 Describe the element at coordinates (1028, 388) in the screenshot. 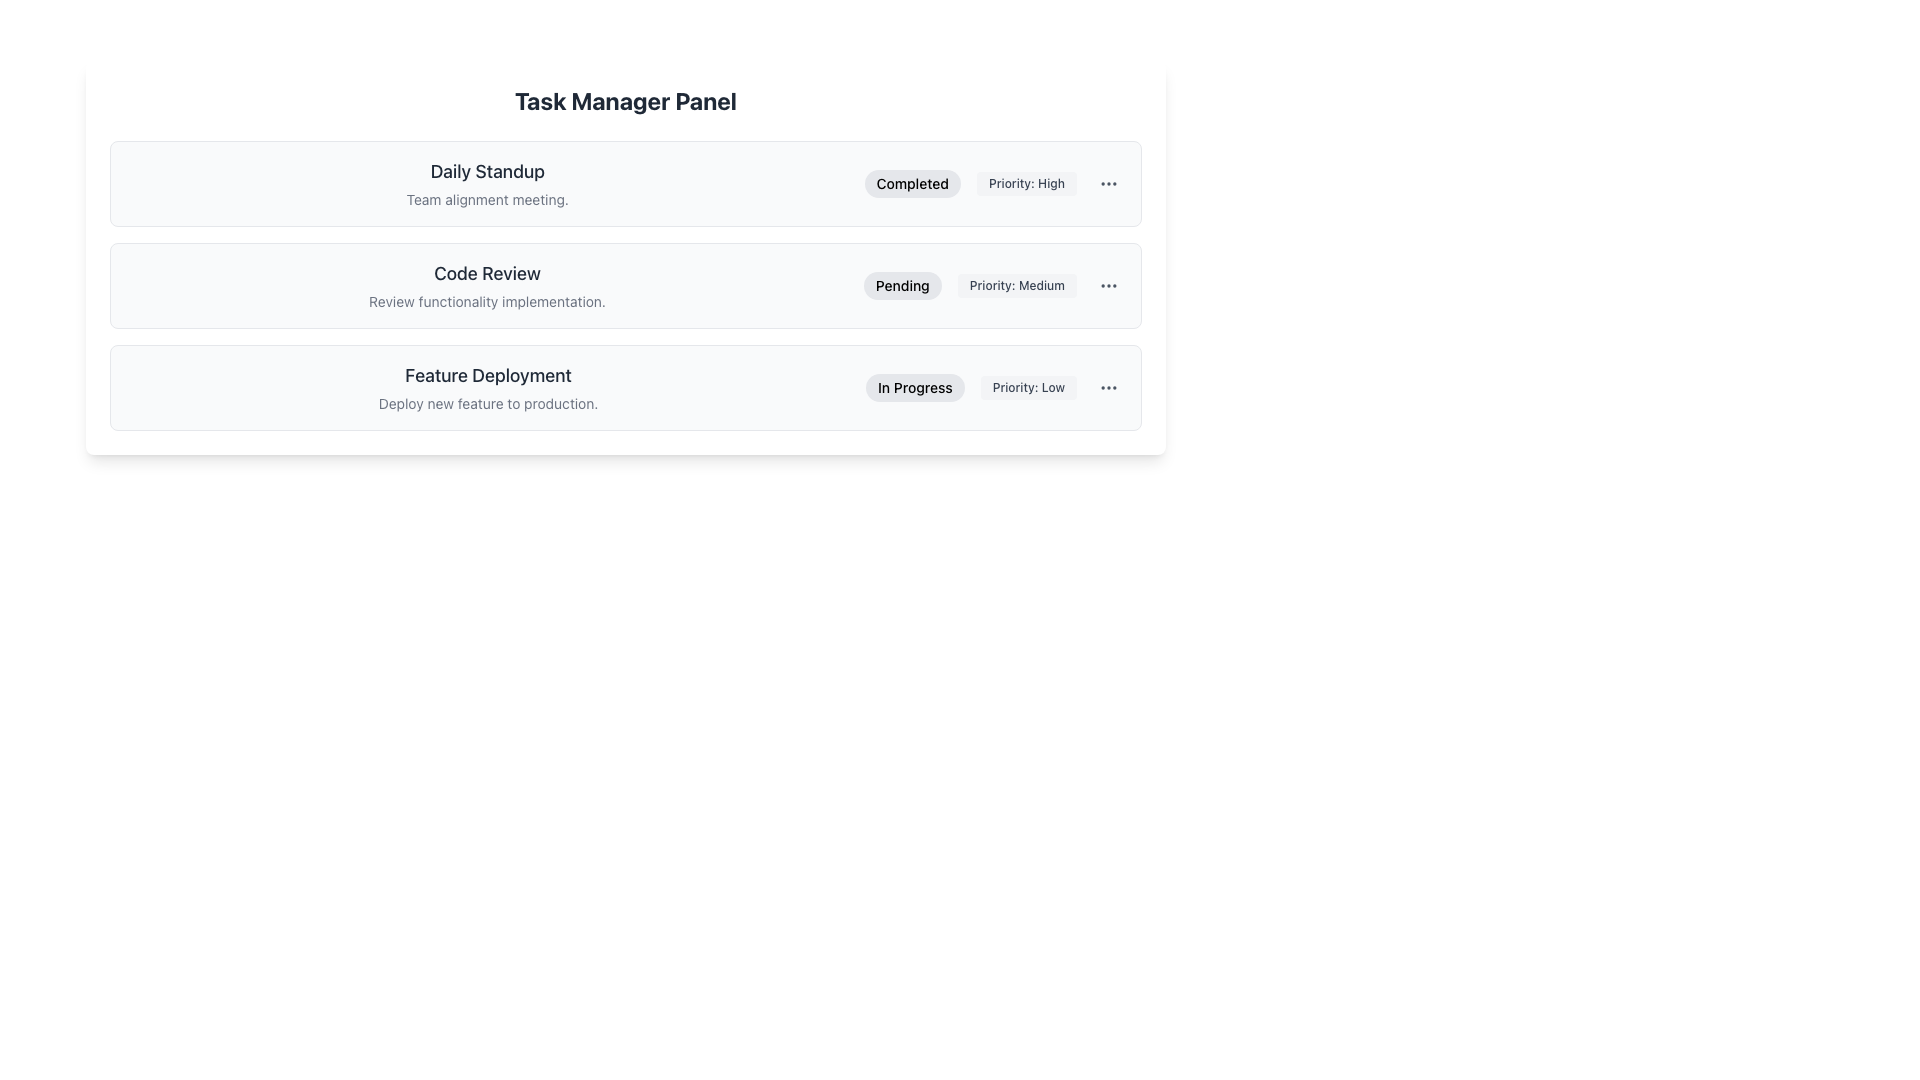

I see `the non-interactive display label indicating 'Low' priority in the third task row of the 'Feature Deployment' task list` at that location.